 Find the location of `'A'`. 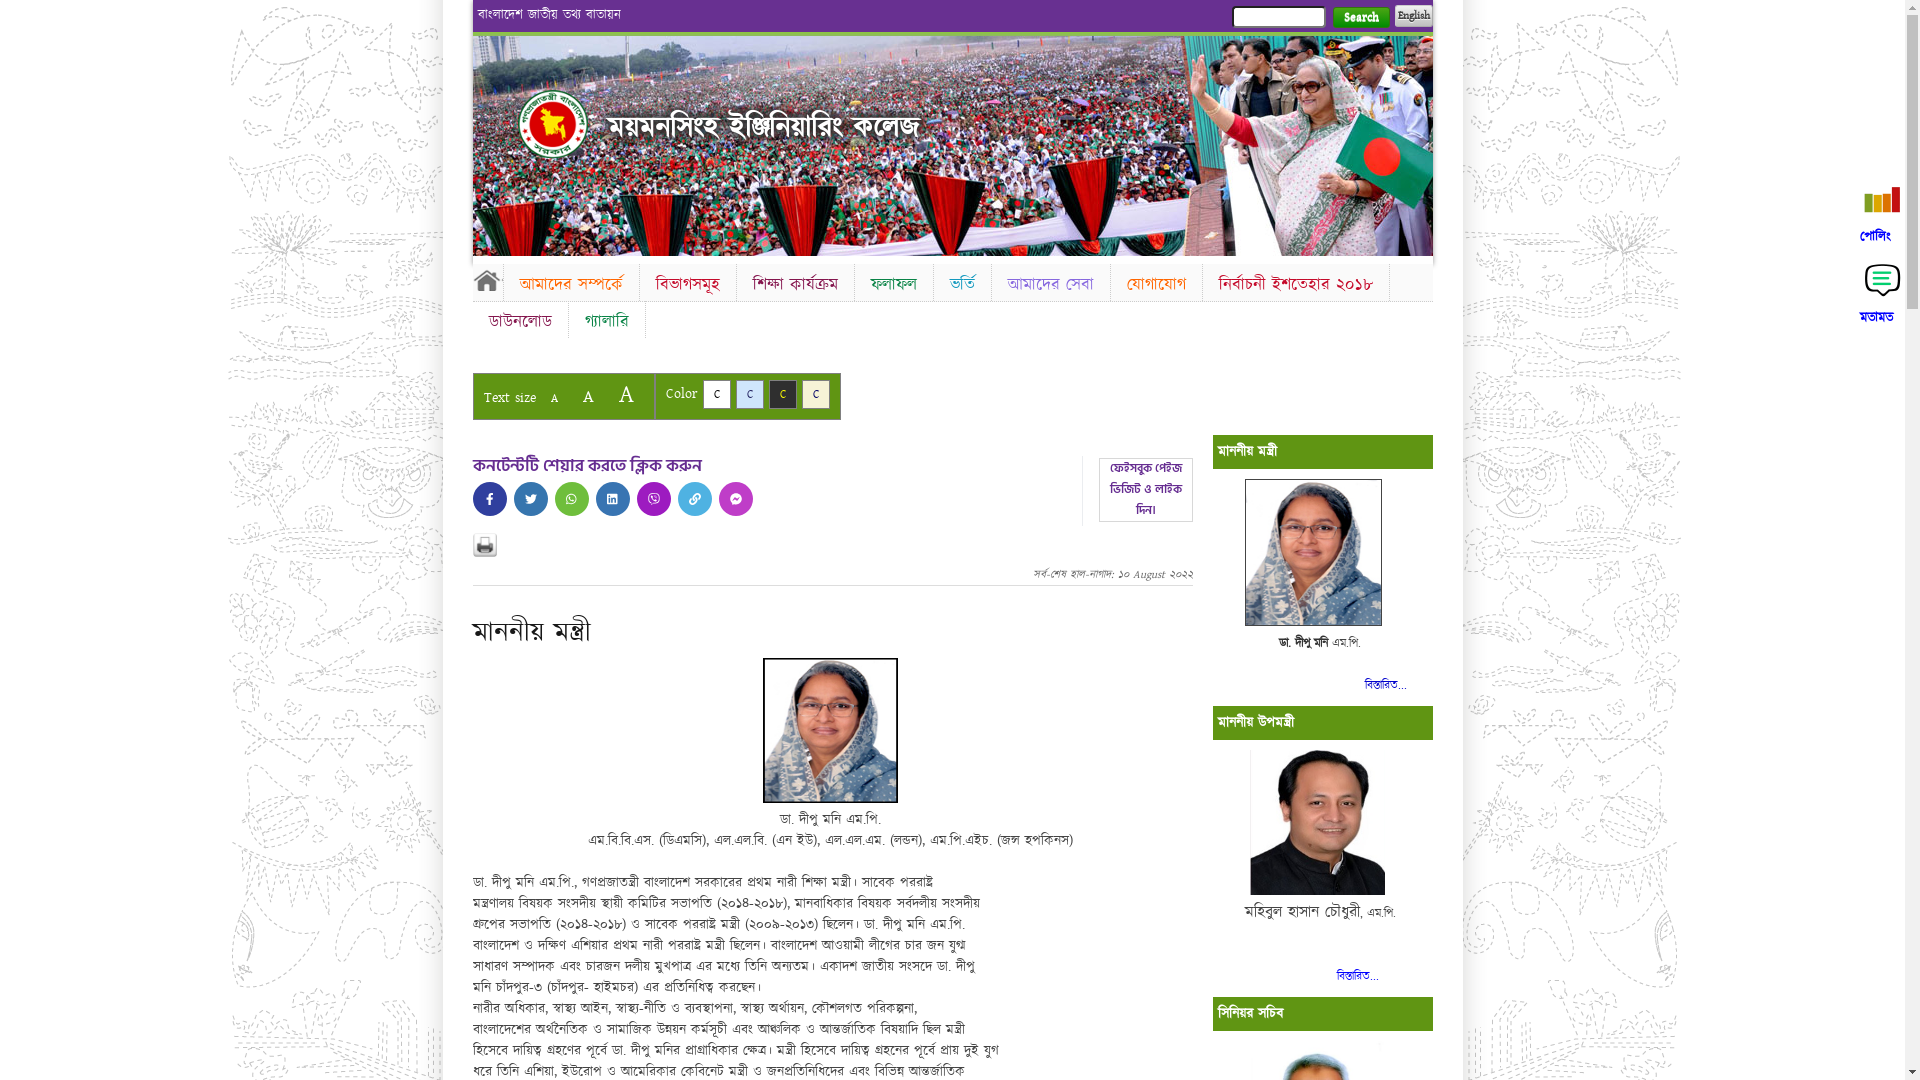

'A' is located at coordinates (586, 396).